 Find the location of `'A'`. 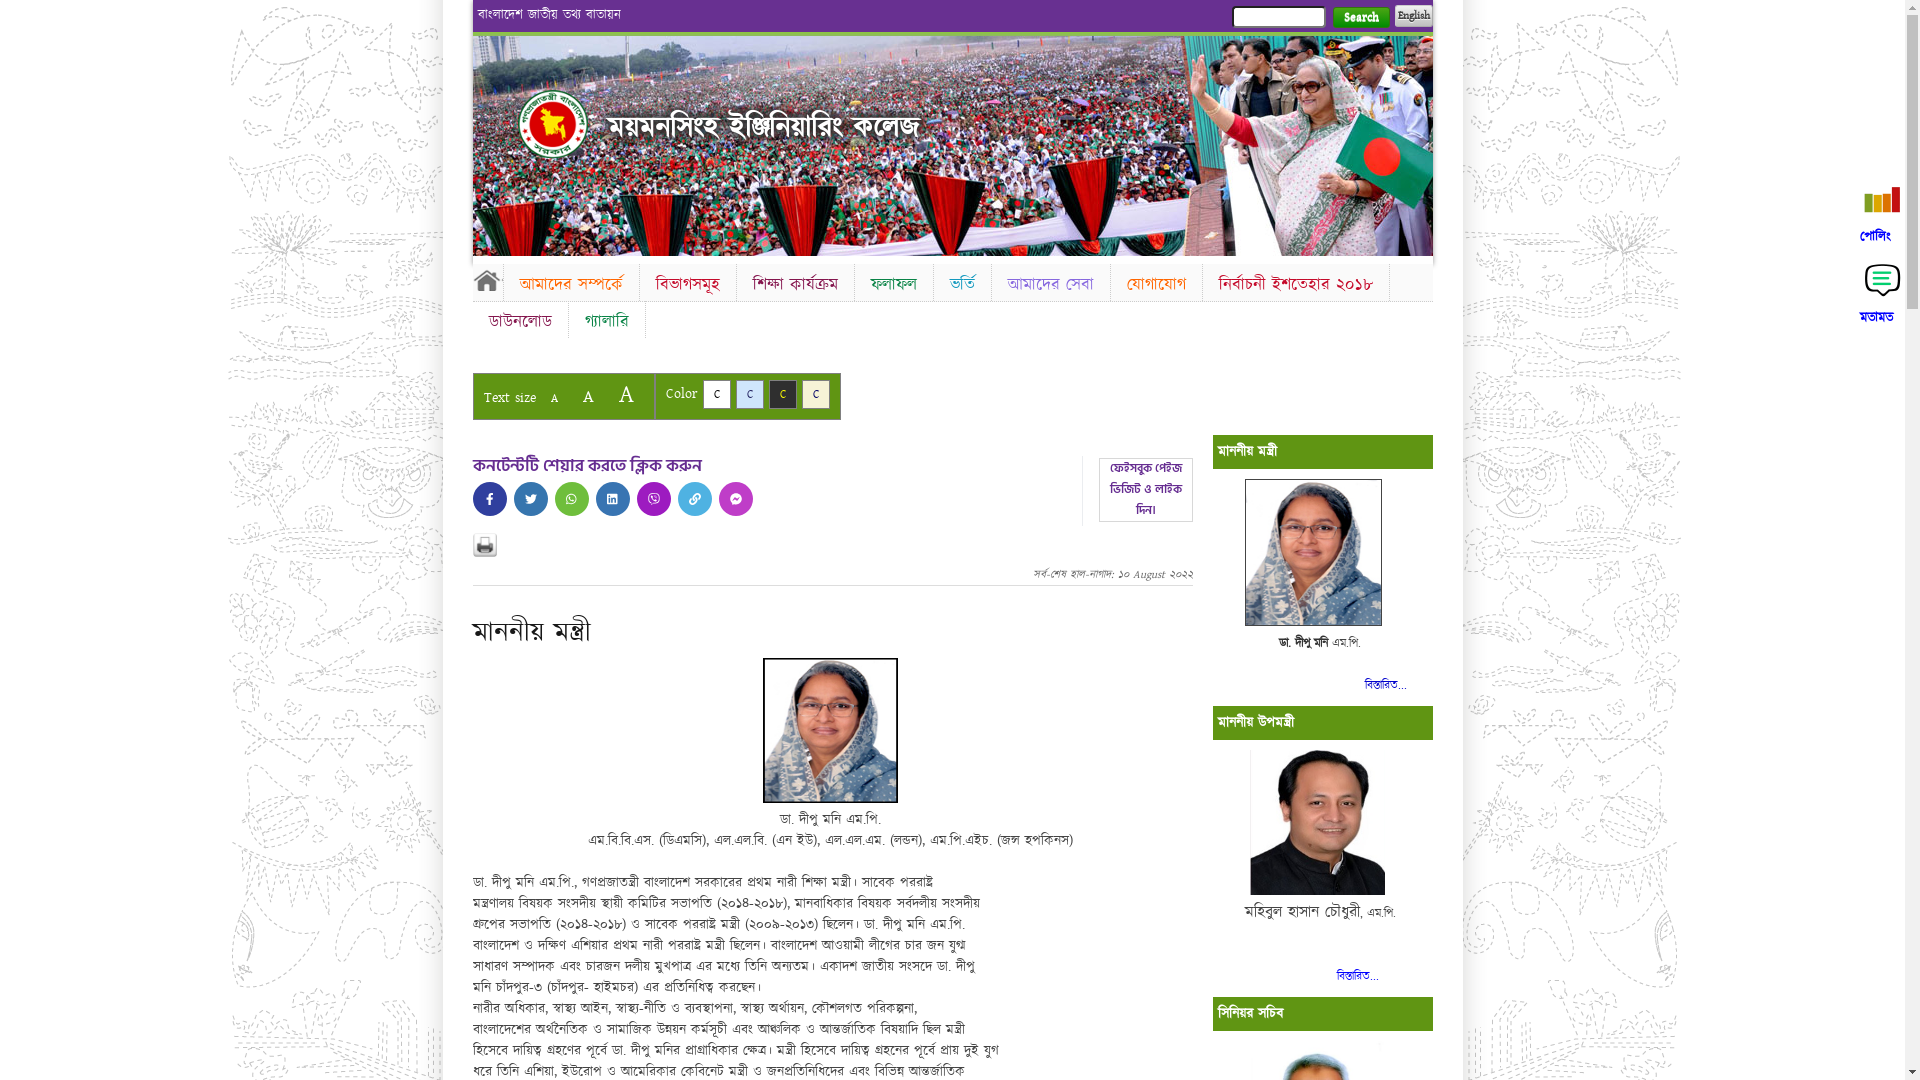

'A' is located at coordinates (586, 396).